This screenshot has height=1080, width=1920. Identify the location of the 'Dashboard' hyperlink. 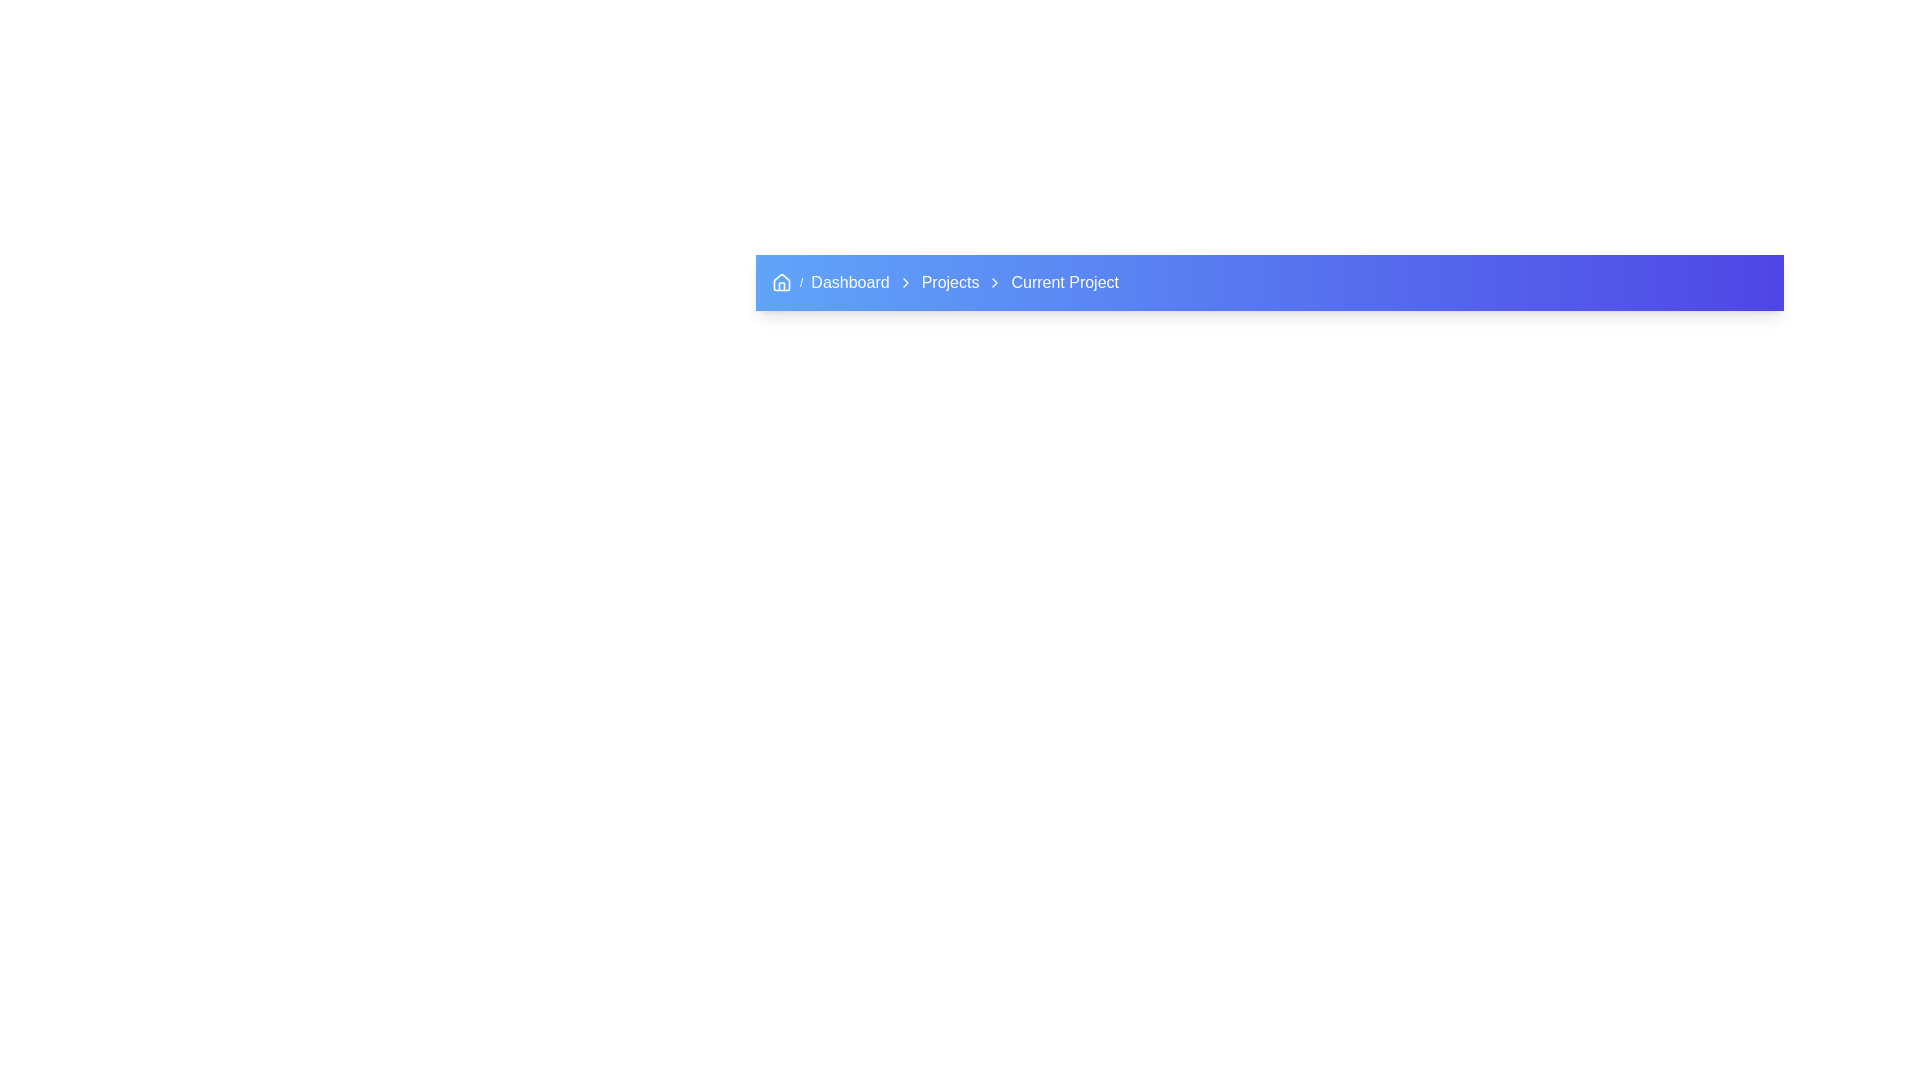
(850, 282).